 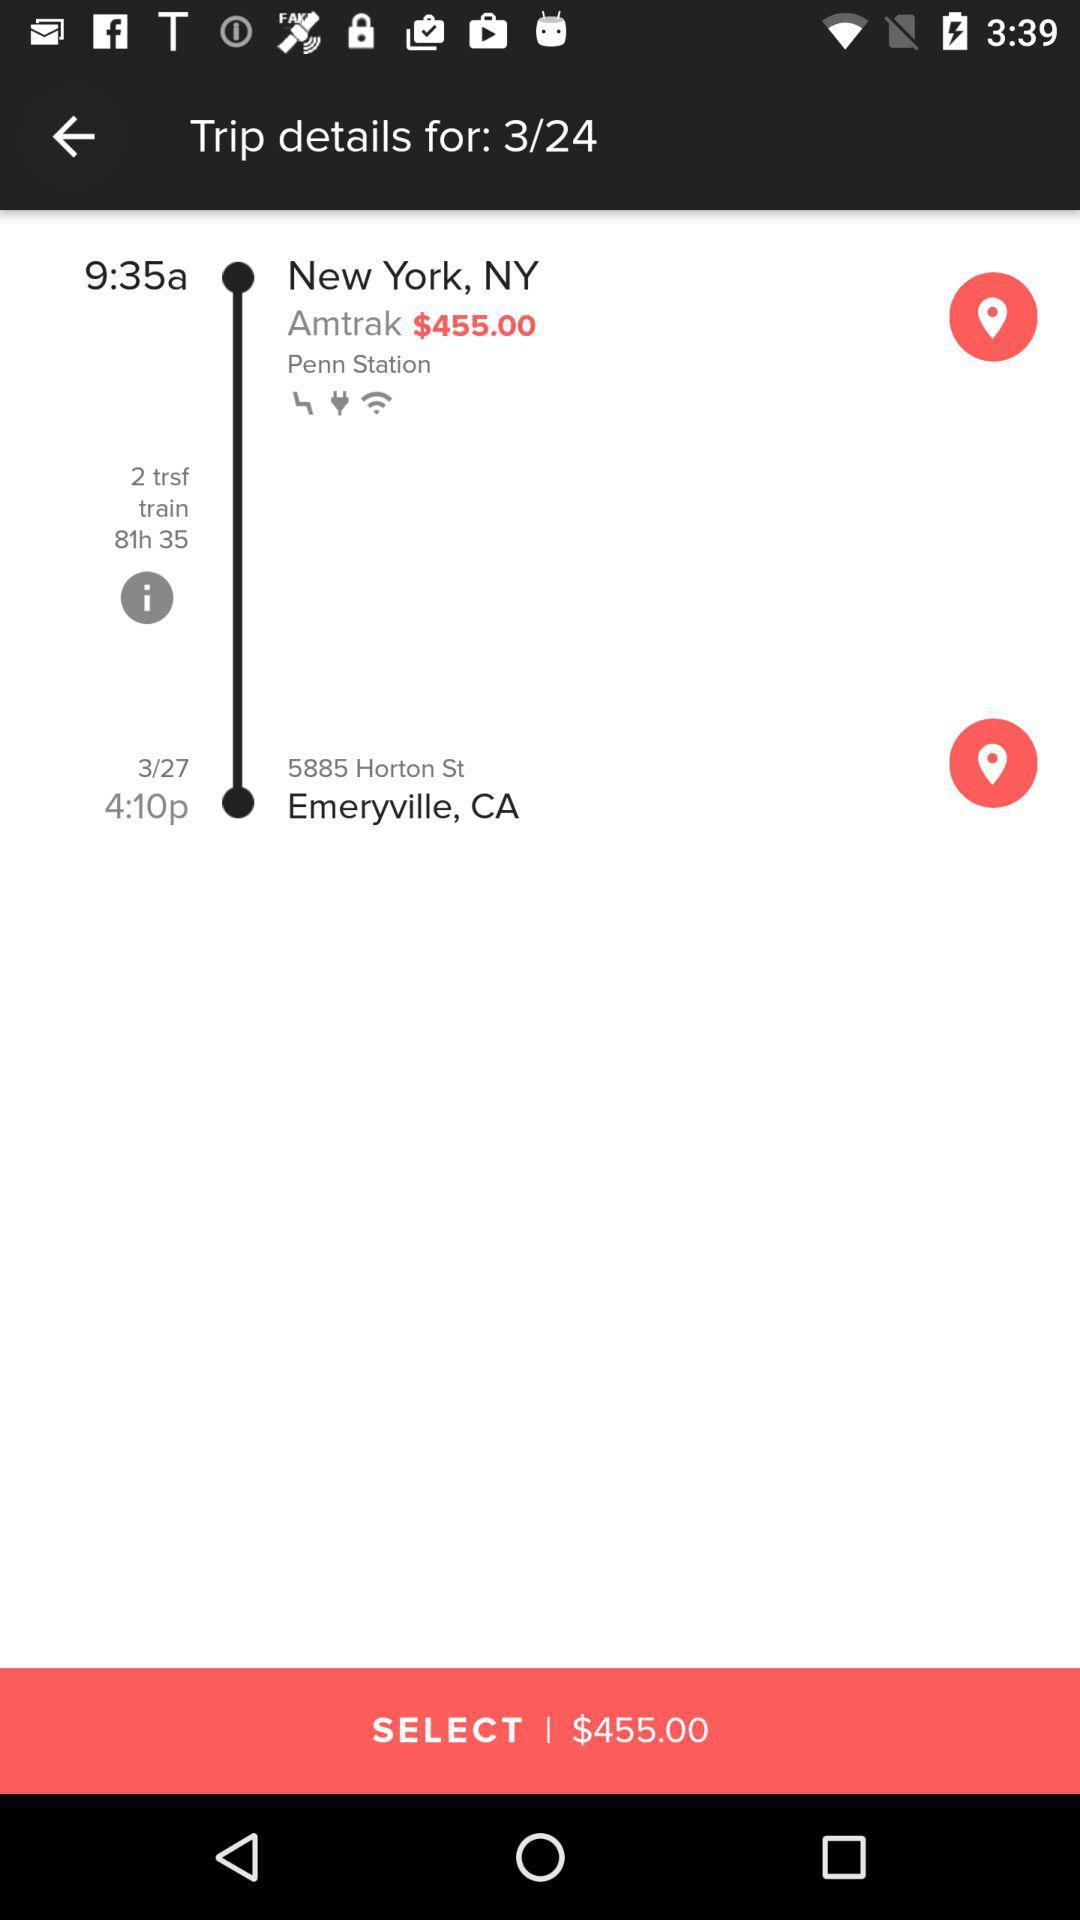 What do you see at coordinates (343, 322) in the screenshot?
I see `the icon below new york, ny item` at bounding box center [343, 322].